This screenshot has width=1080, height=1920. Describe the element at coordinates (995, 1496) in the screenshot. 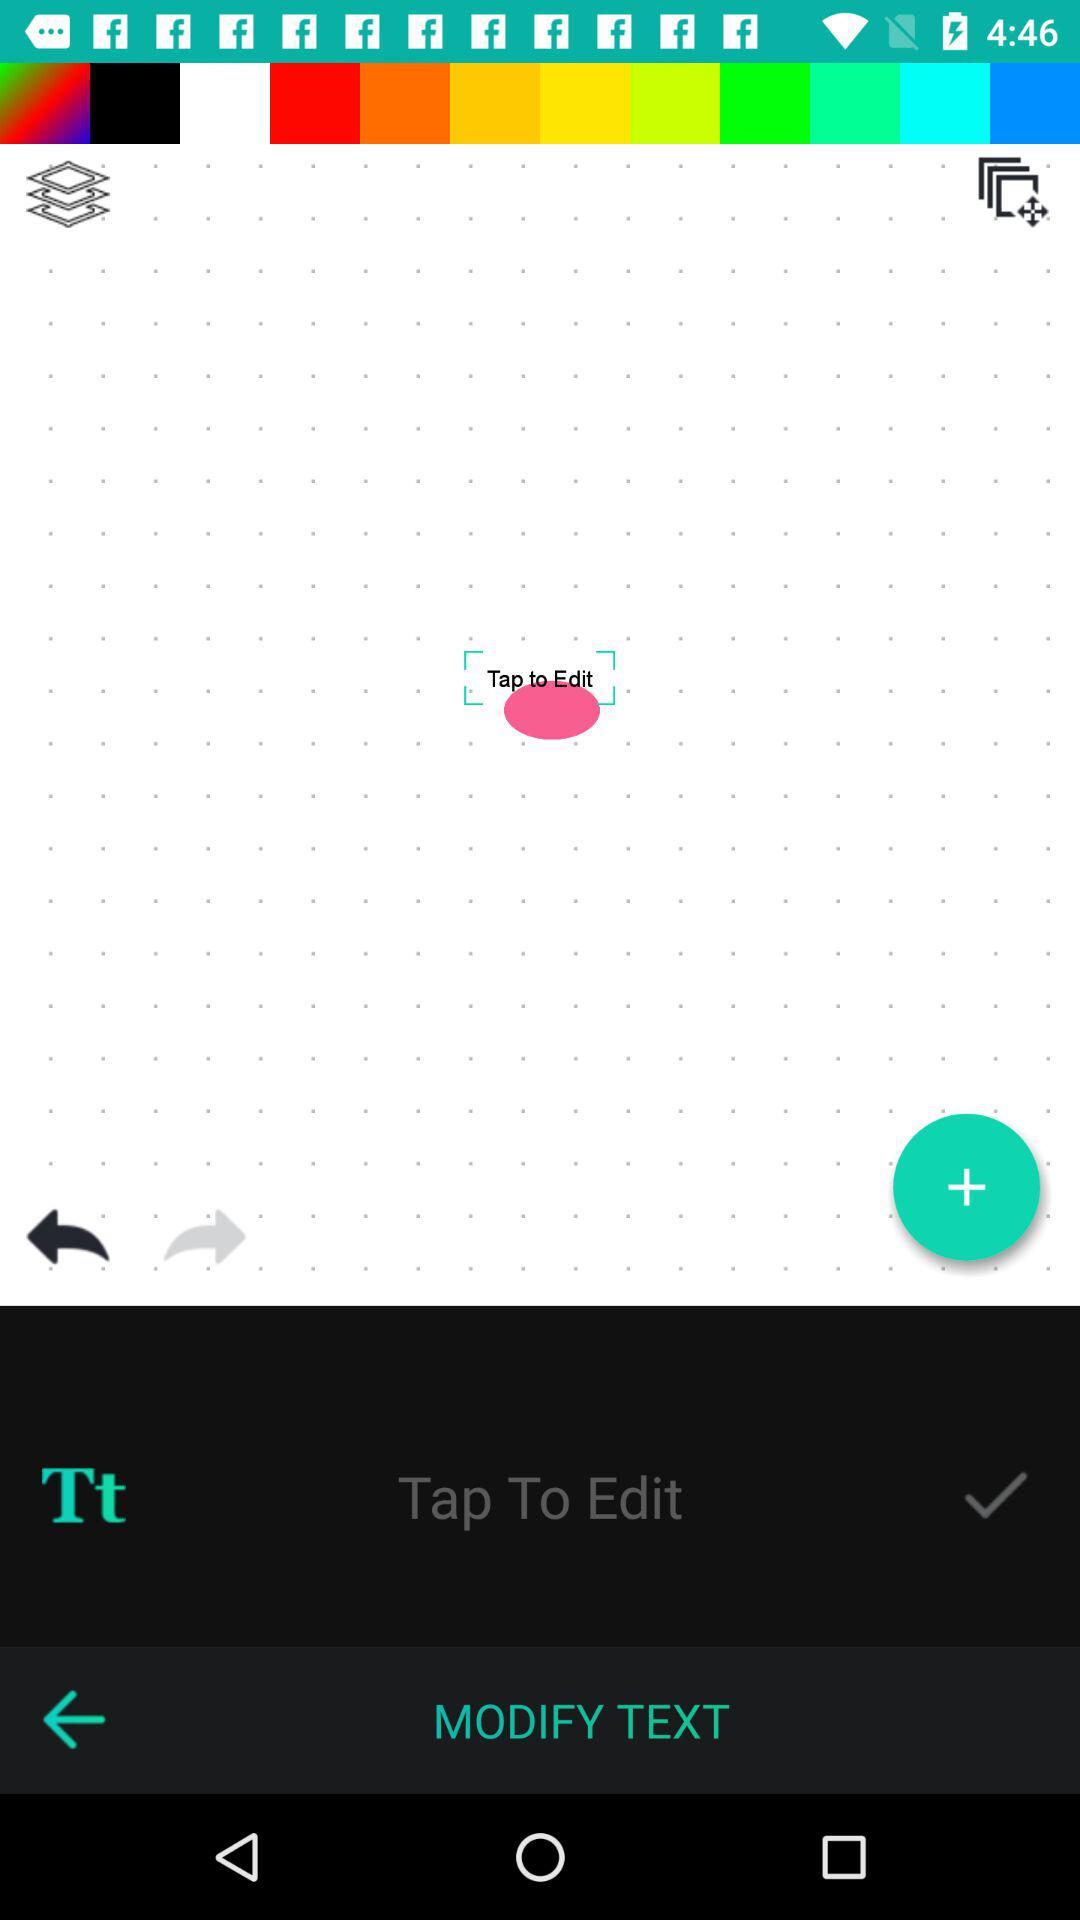

I see `approve edit` at that location.